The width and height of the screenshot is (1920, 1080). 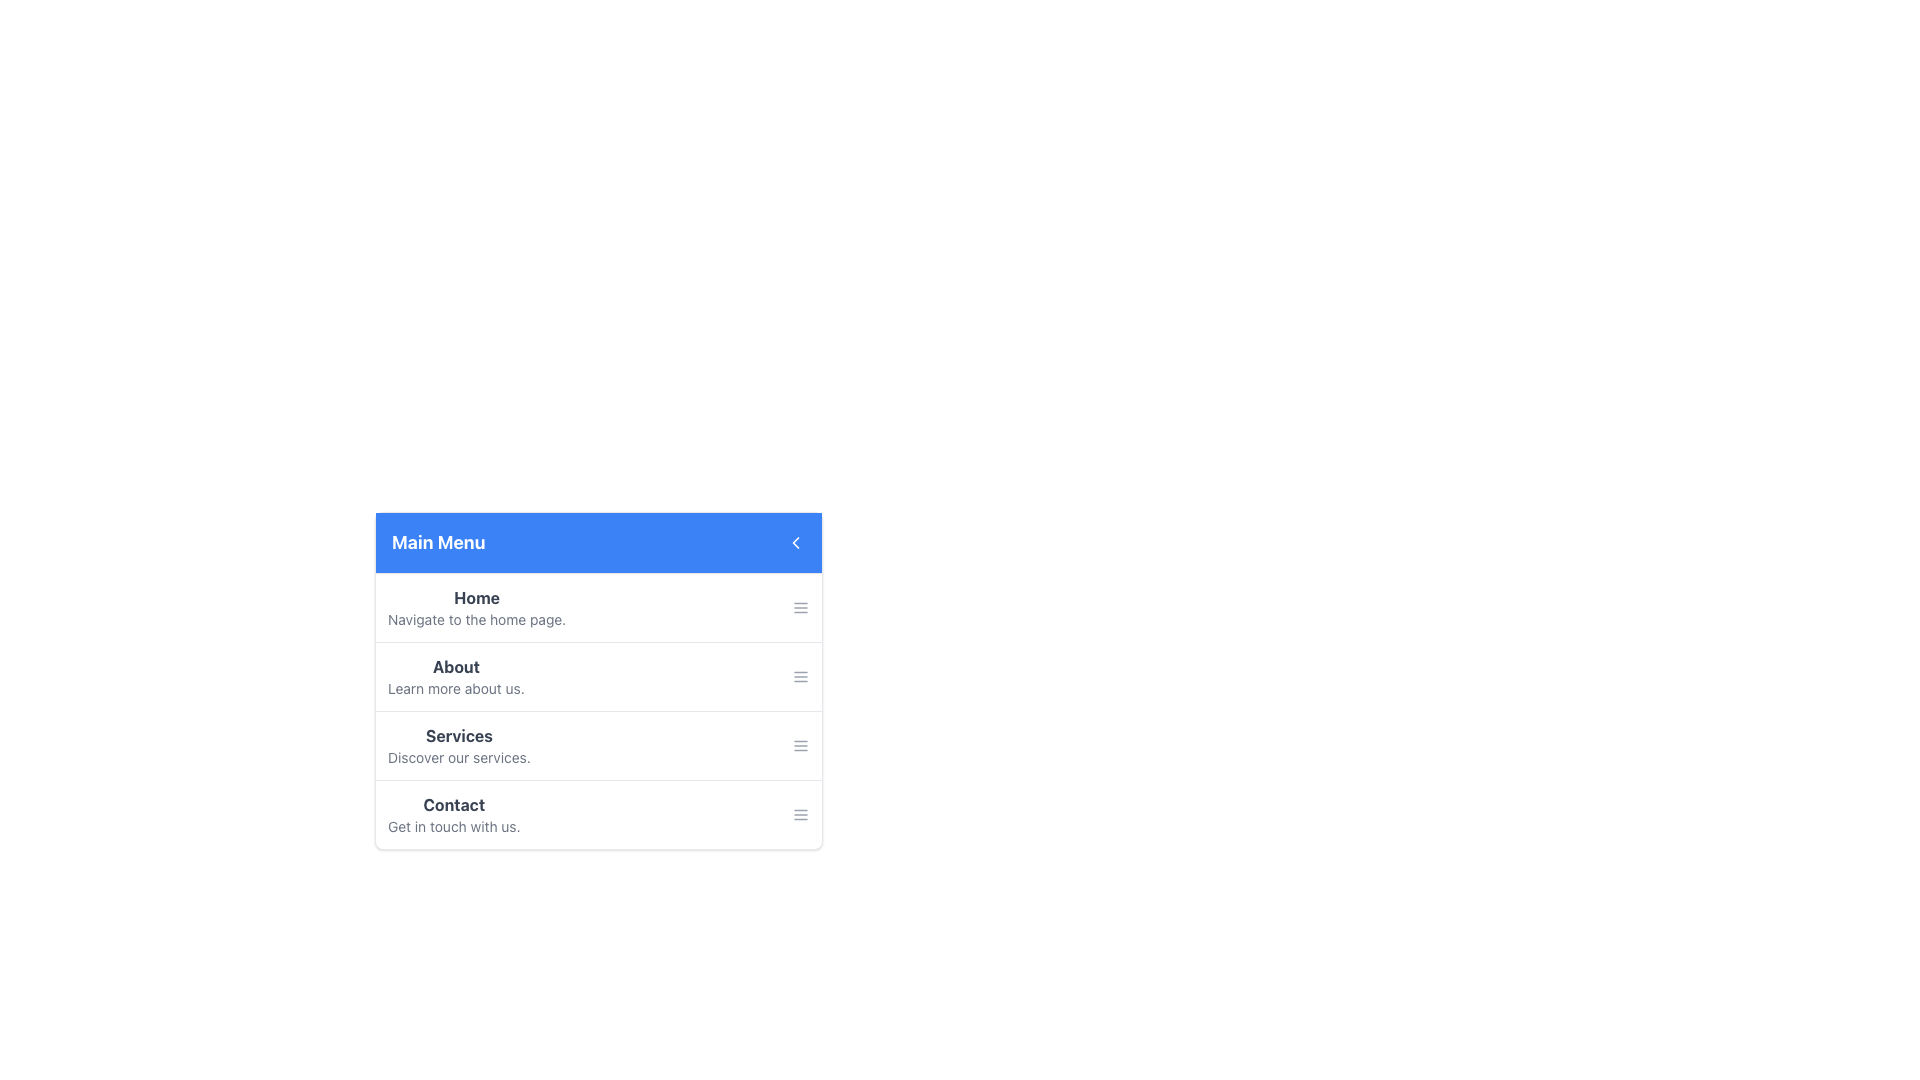 I want to click on the menu icon represented by three horizontal lines, styled in medium gray, located at the far-right end of the list item labeled 'About', so click(x=801, y=676).